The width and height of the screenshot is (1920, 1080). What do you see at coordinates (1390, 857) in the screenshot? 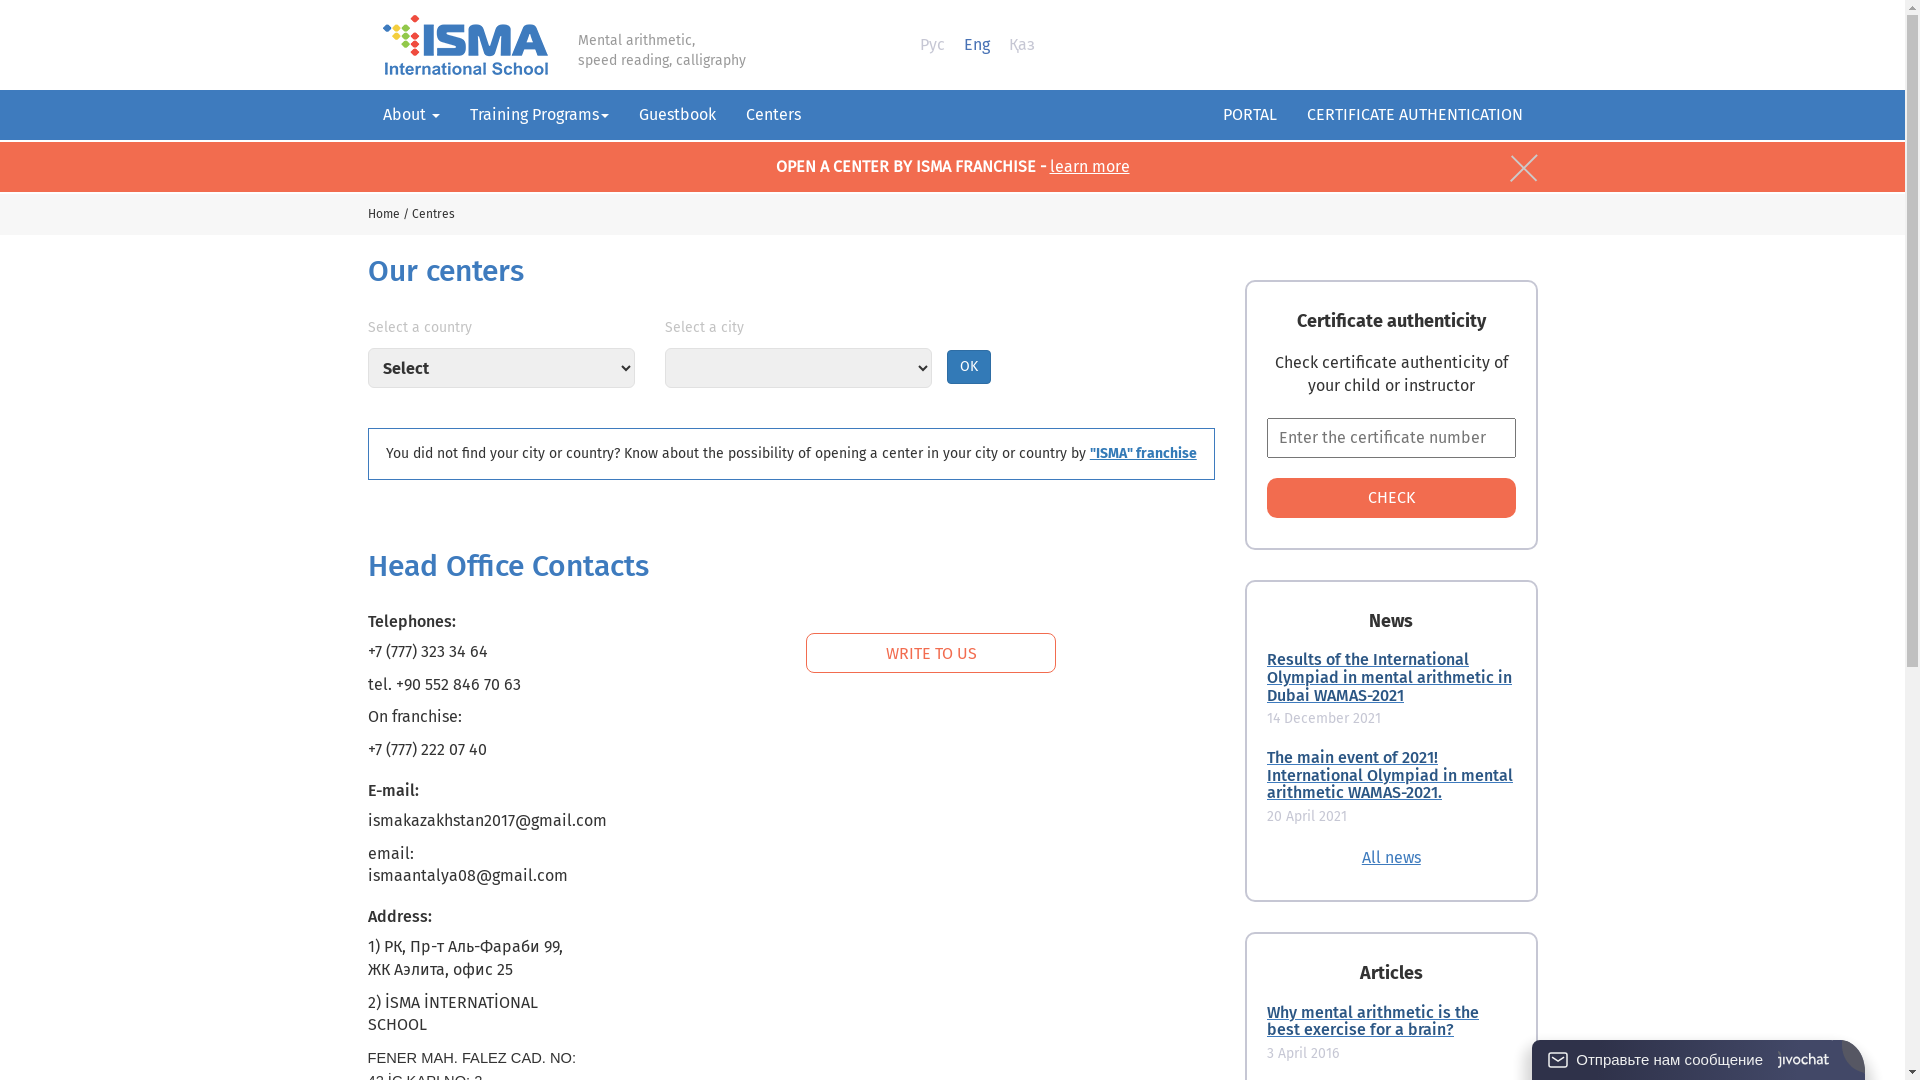
I see `'All news'` at bounding box center [1390, 857].